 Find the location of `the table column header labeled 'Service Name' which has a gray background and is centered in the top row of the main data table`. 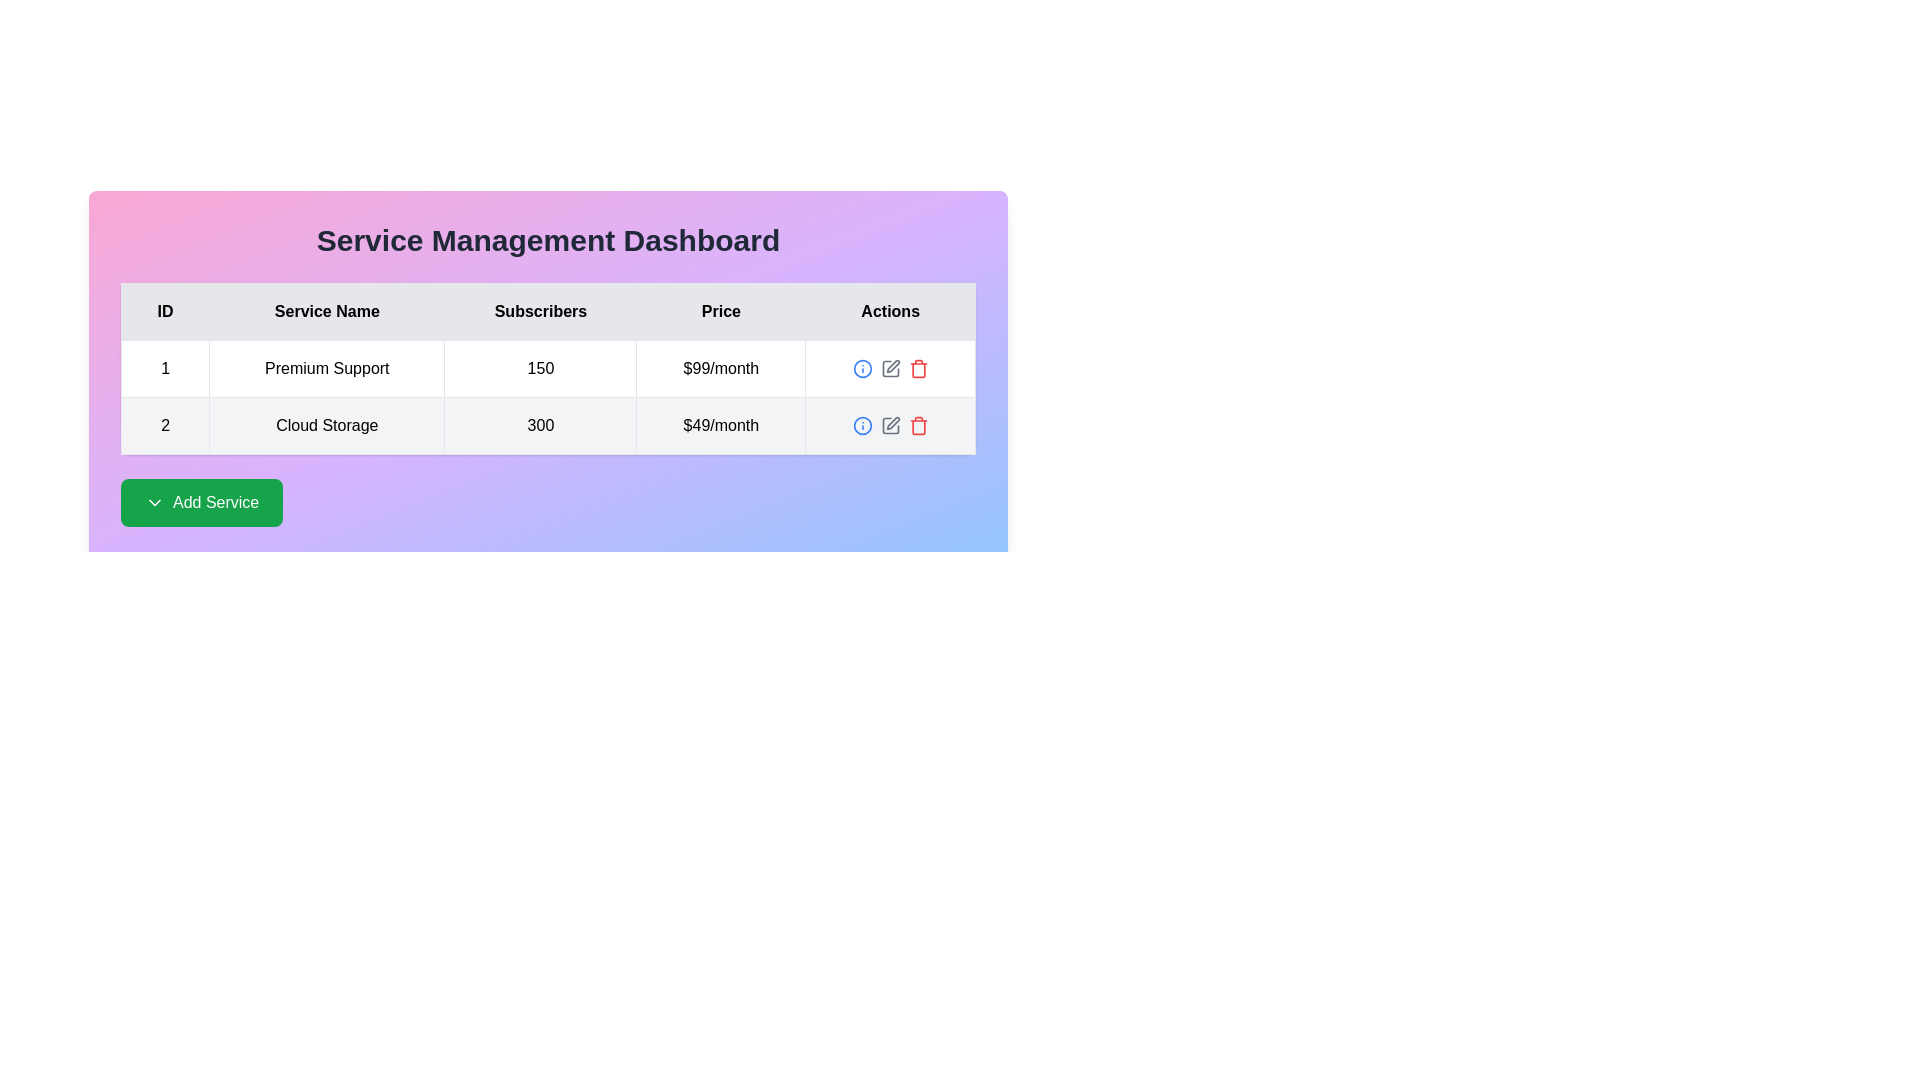

the table column header labeled 'Service Name' which has a gray background and is centered in the top row of the main data table is located at coordinates (327, 312).